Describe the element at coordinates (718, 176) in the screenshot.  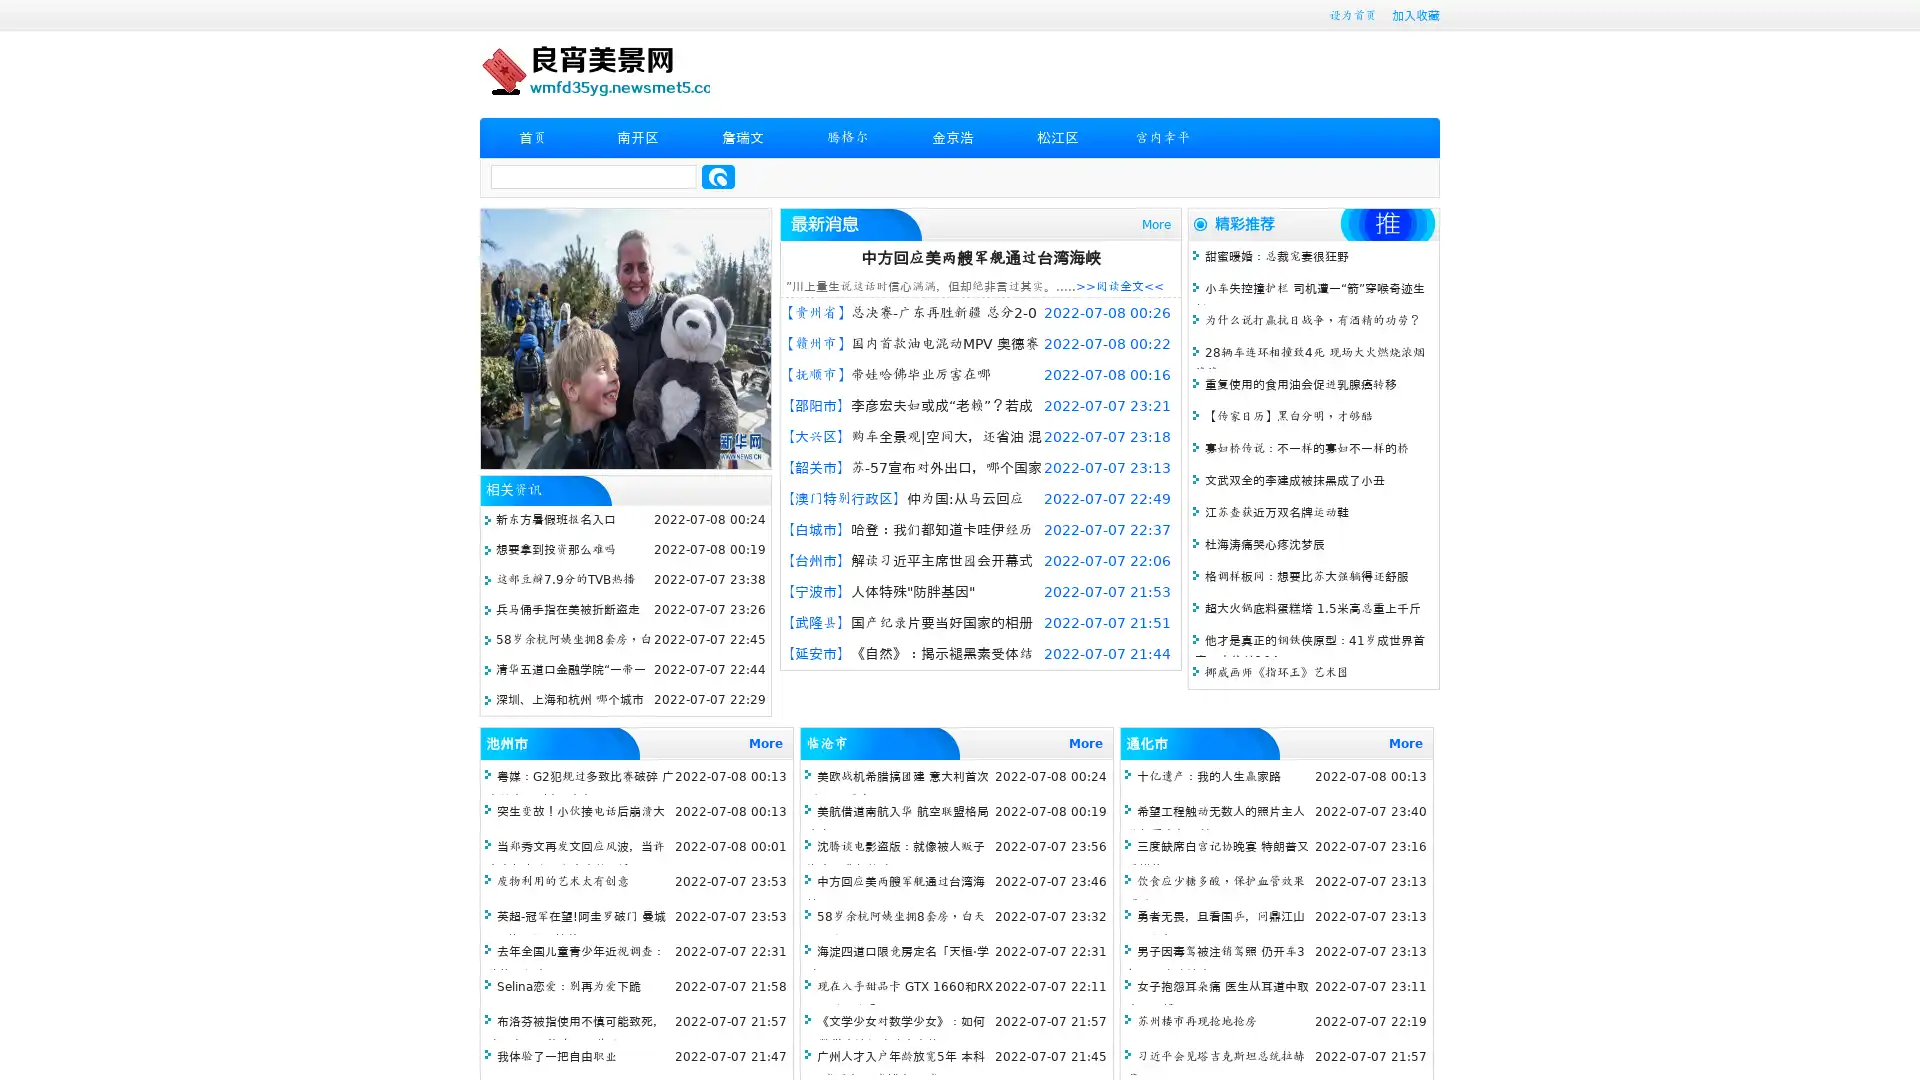
I see `Search` at that location.